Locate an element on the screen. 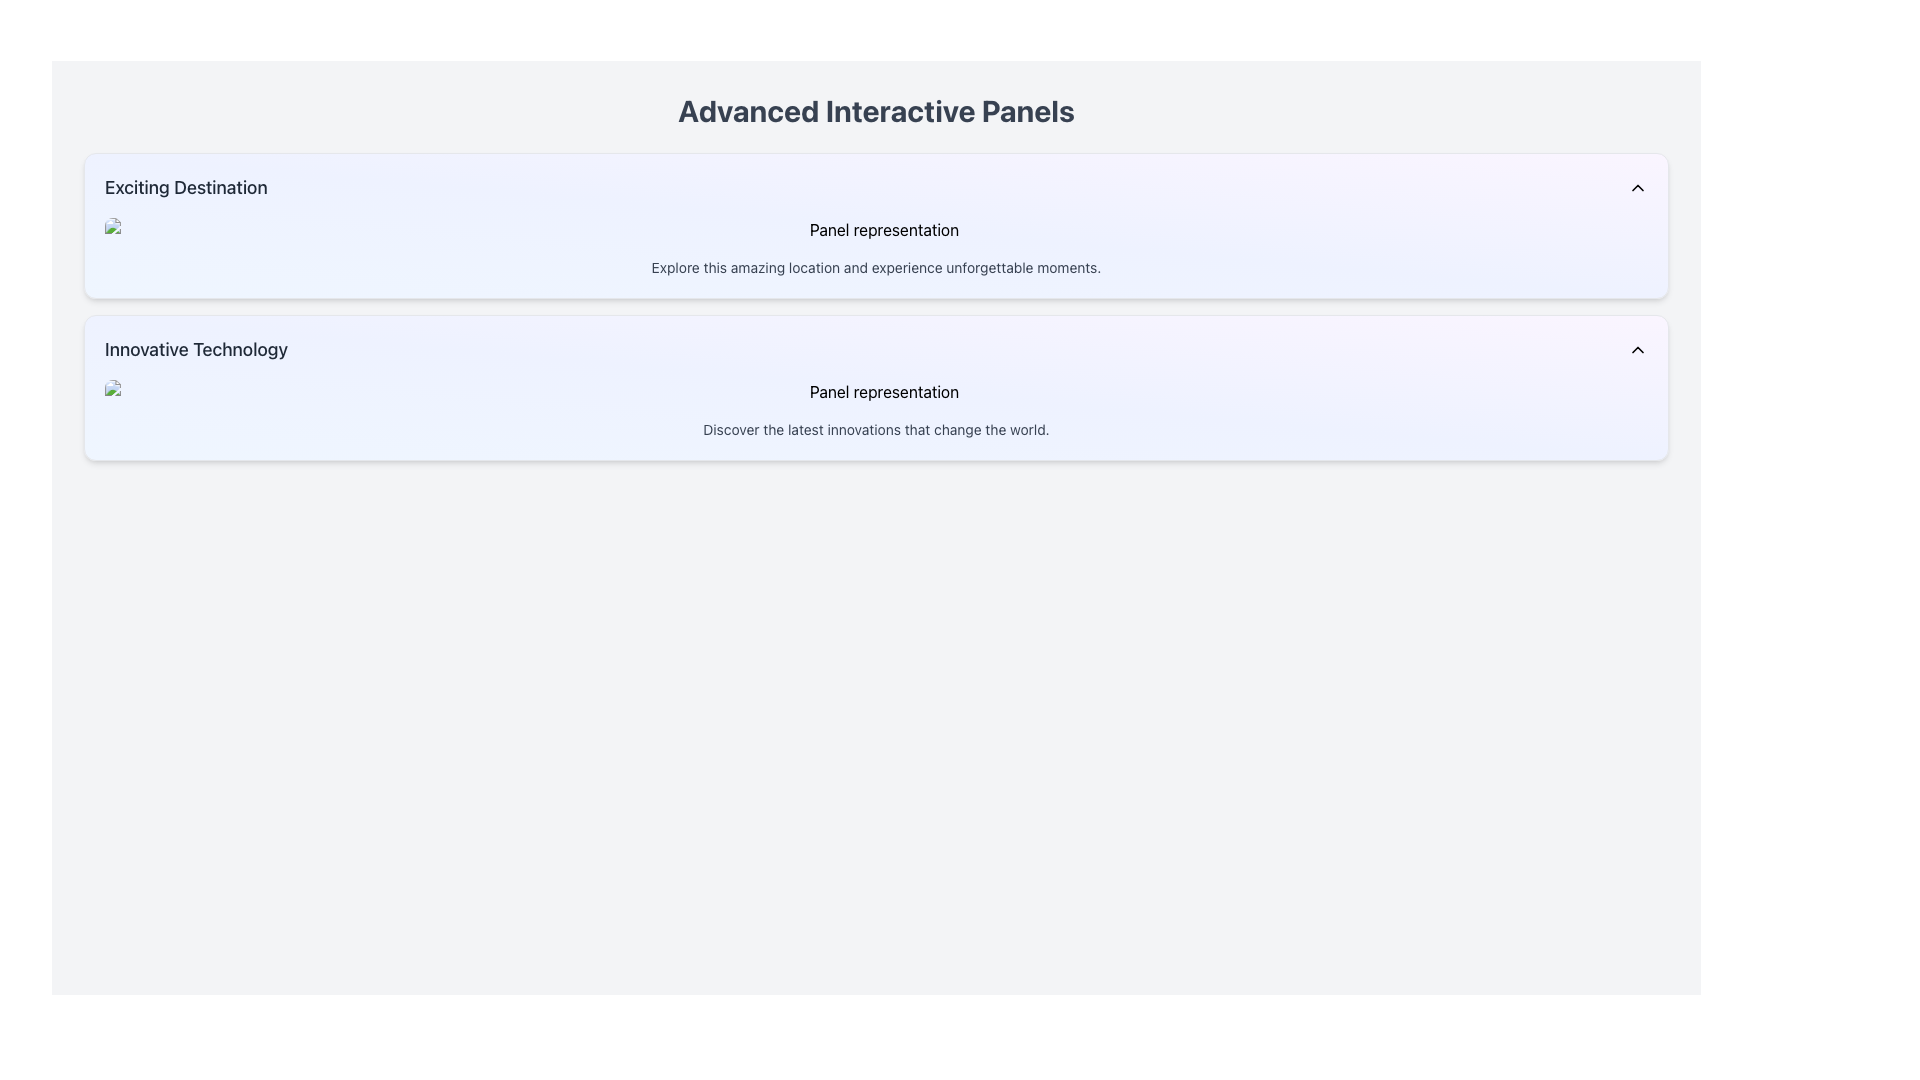 This screenshot has height=1080, width=1920. the descriptive text label in the 'Innovative Technology' section, located below the 'Panel representation' subtitle is located at coordinates (876, 428).